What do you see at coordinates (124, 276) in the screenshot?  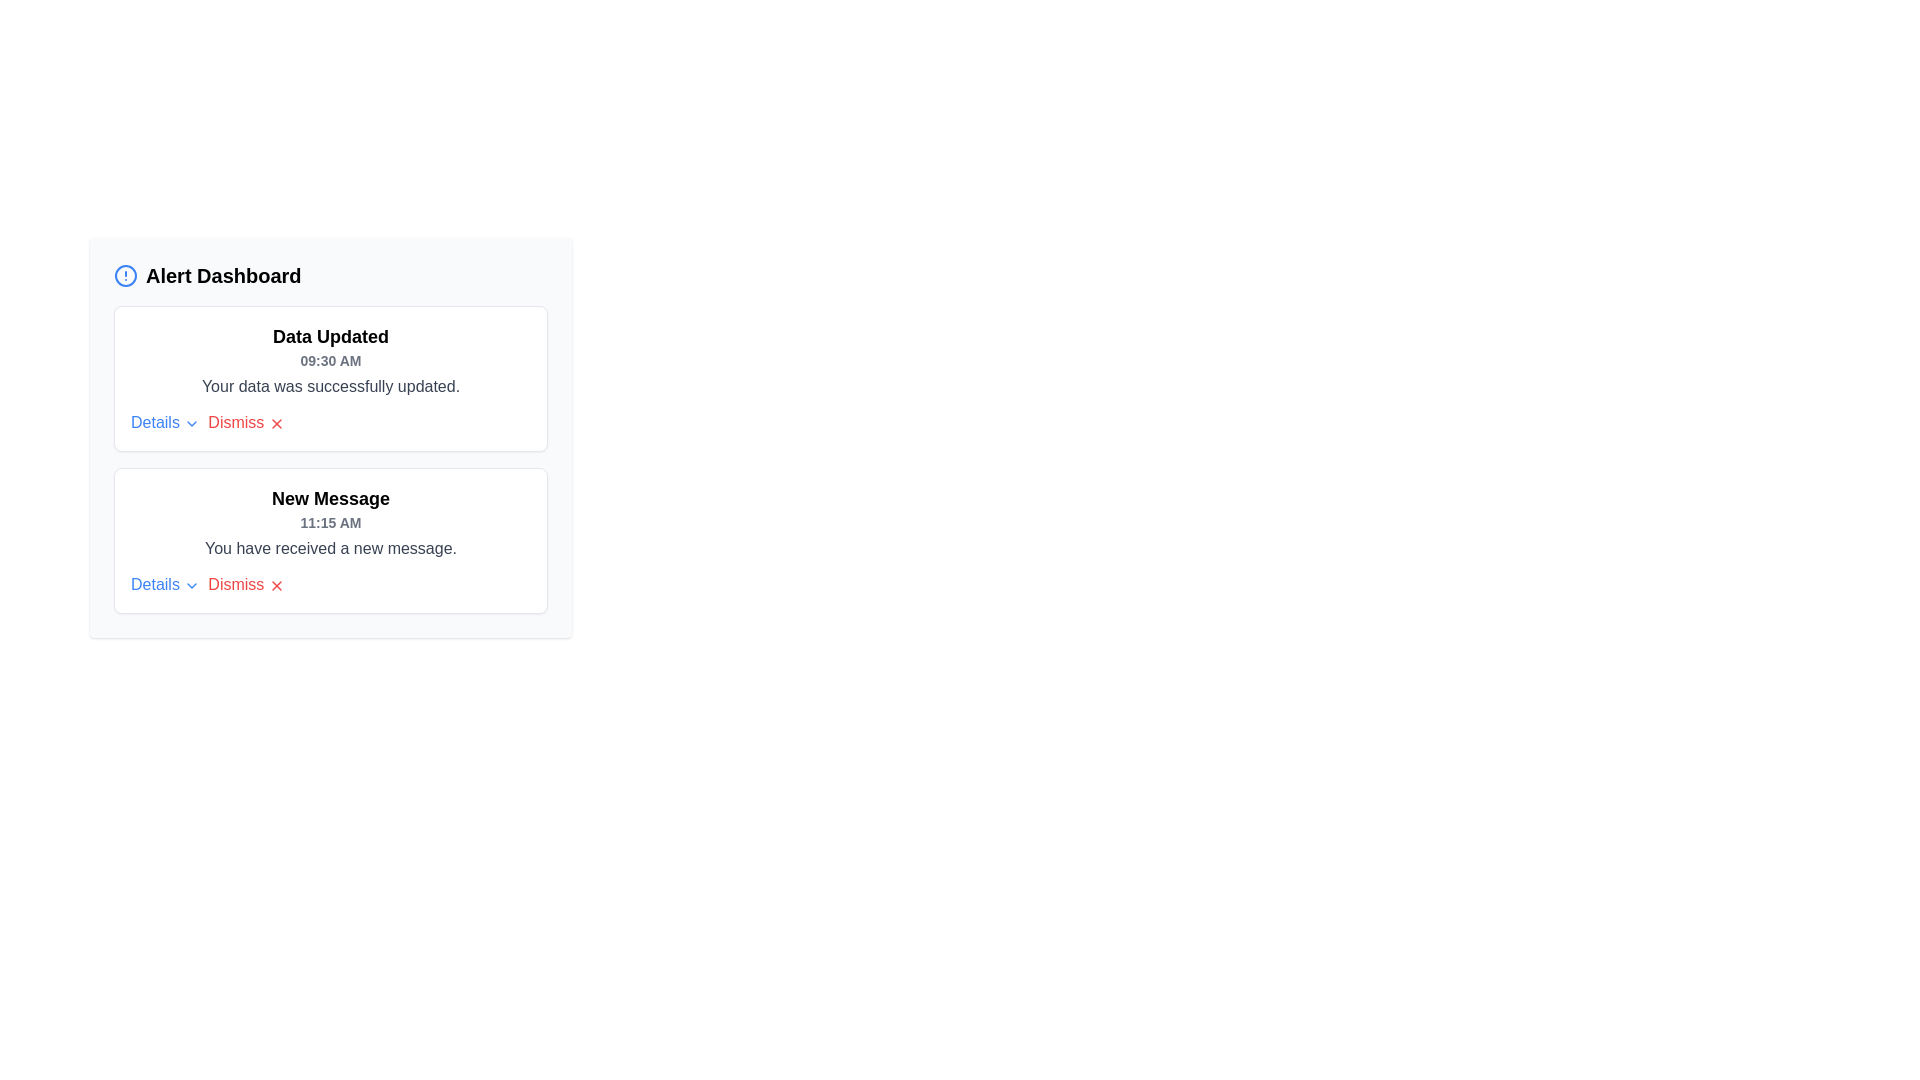 I see `the blue circular element at the center of the alert icon located in the top-left corner of the Alert Dashboard section` at bounding box center [124, 276].